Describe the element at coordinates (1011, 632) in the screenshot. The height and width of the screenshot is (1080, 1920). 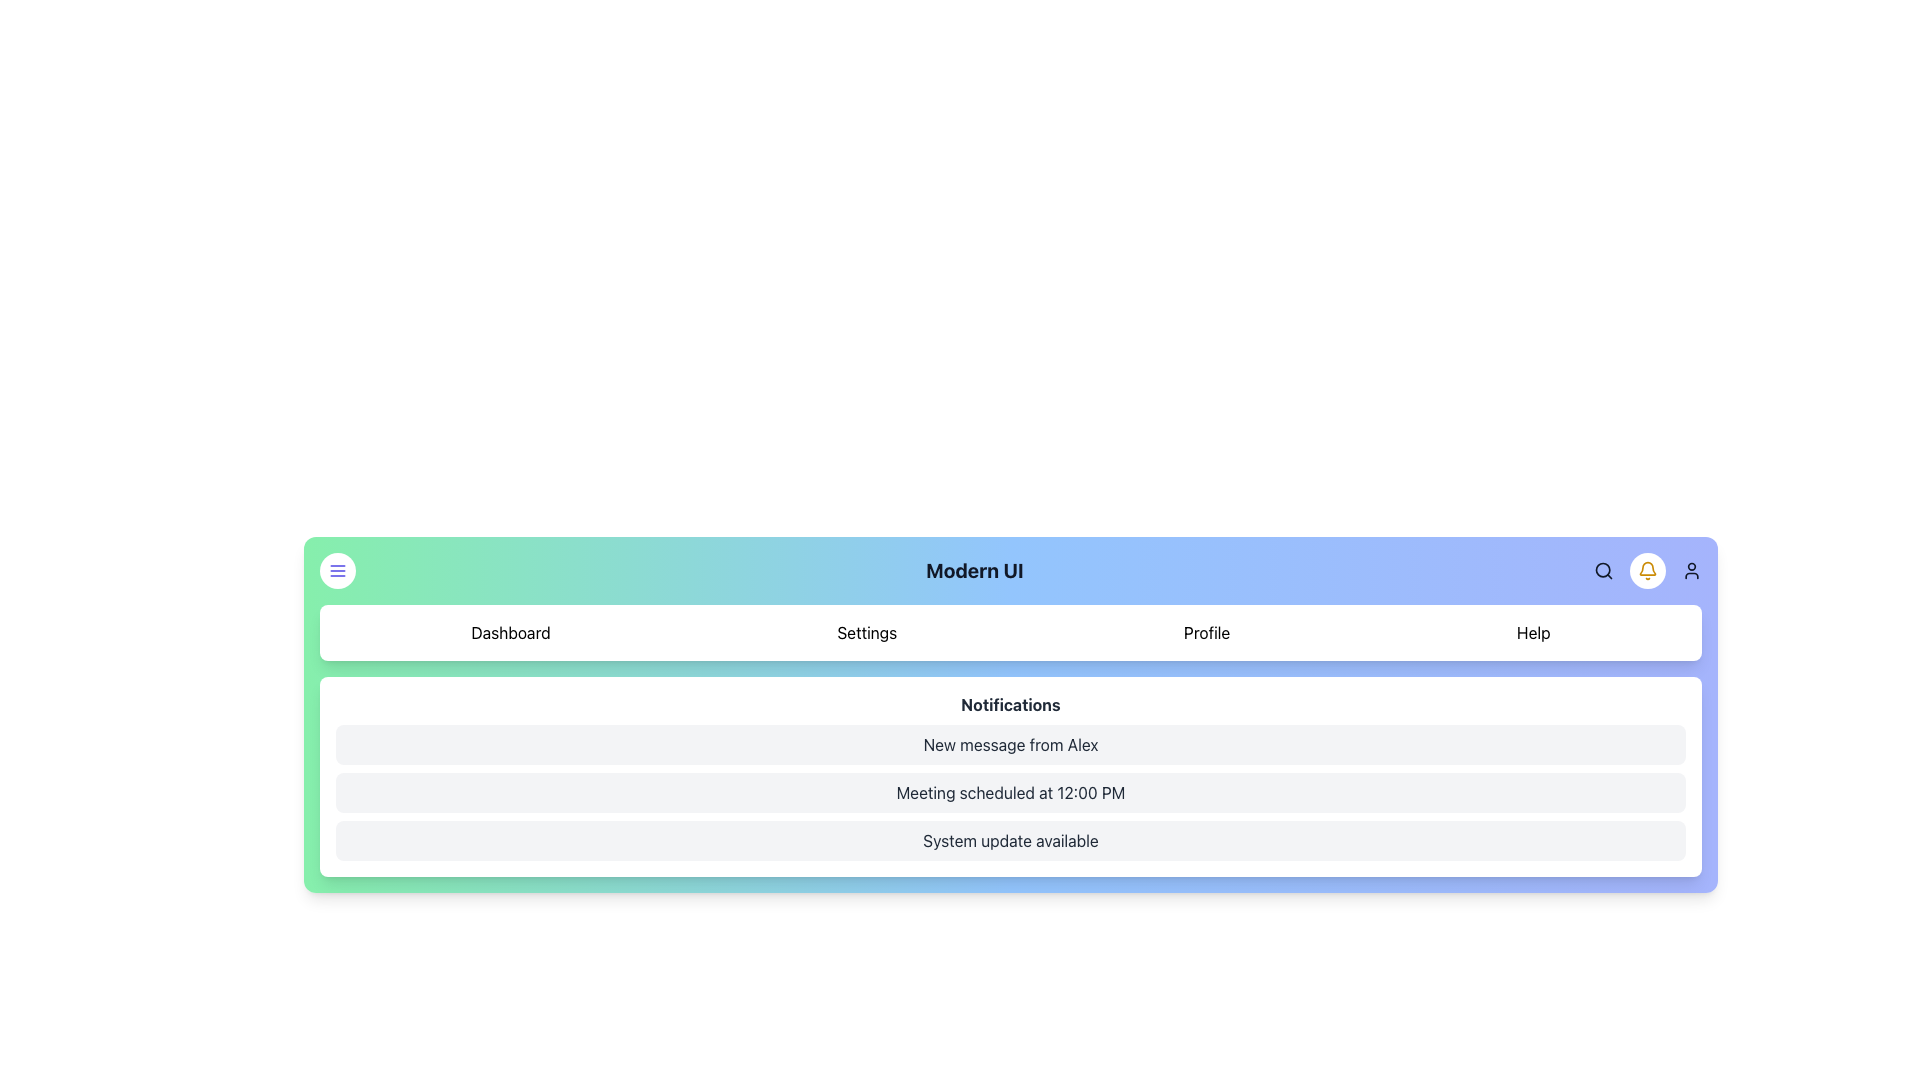
I see `the Horizontal Navigation Bar located just below the title 'Modern UI'` at that location.